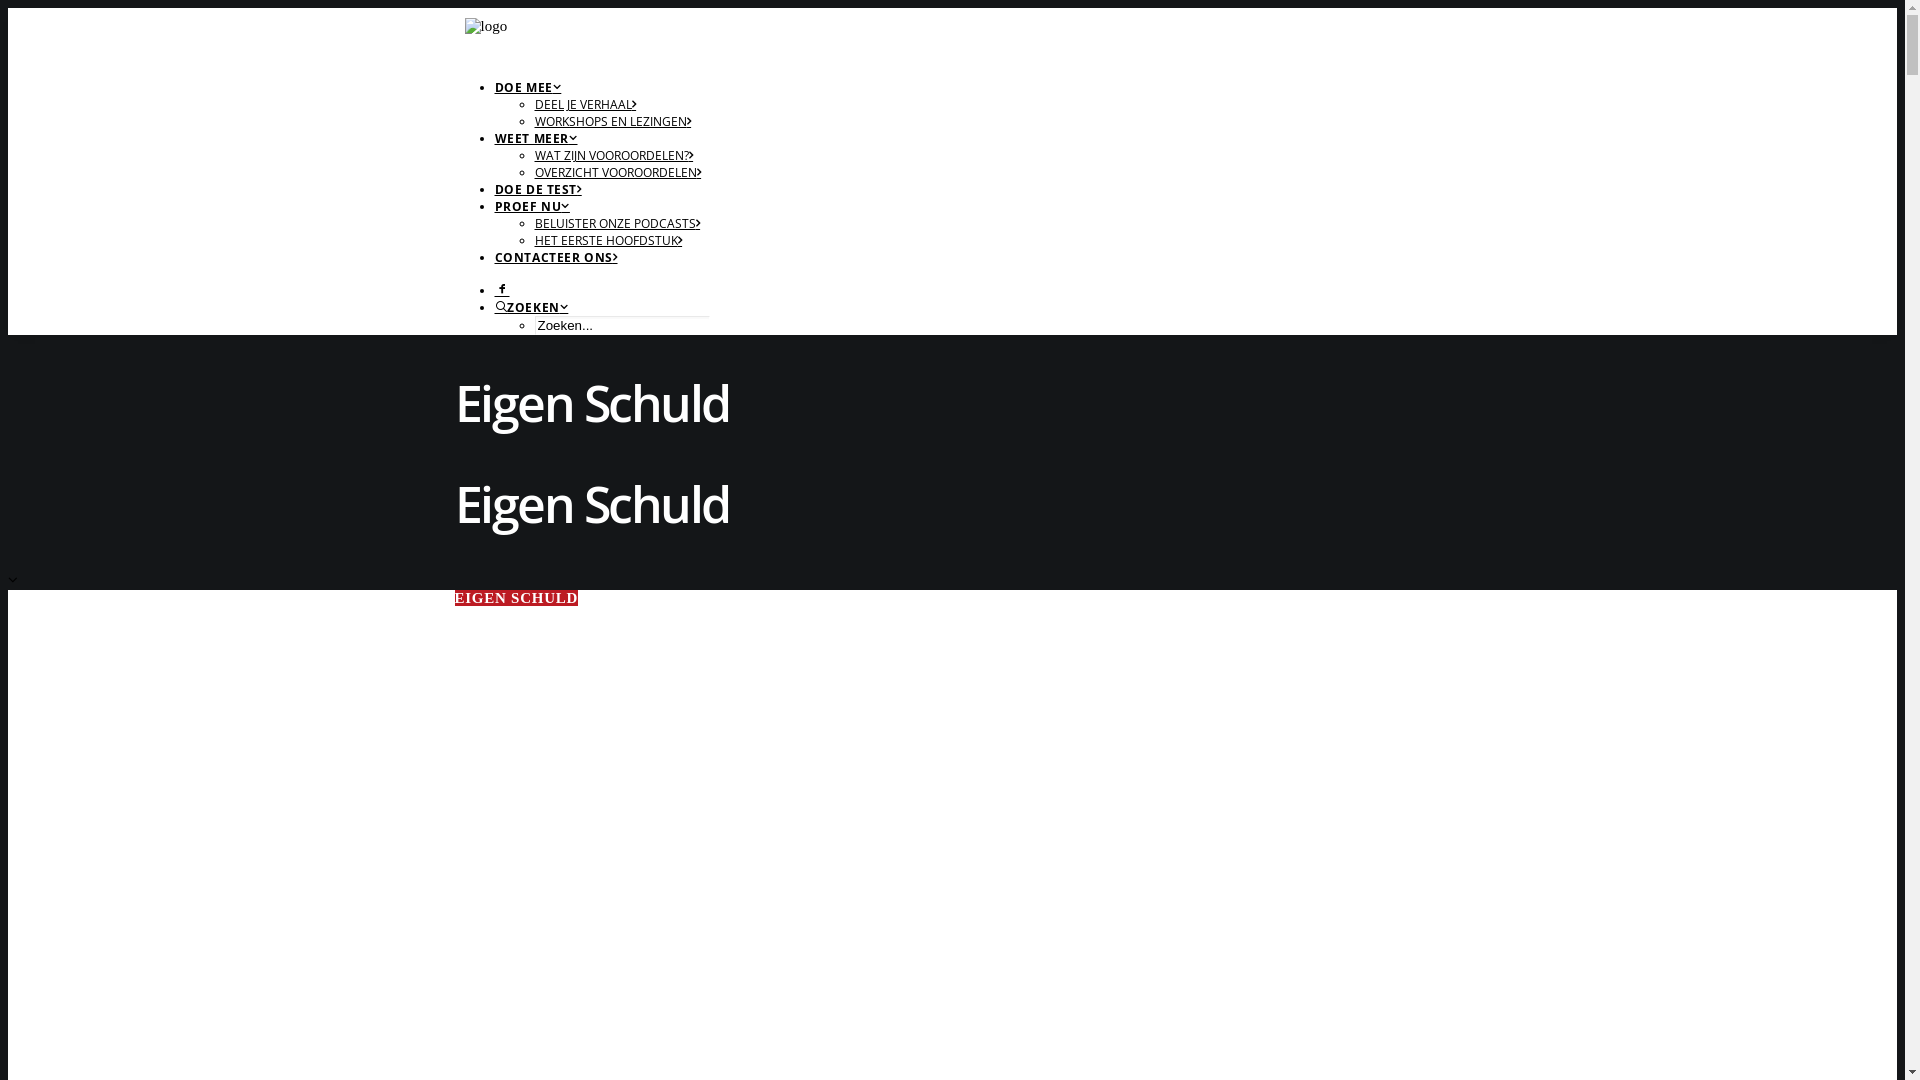  Describe the element at coordinates (48, 80) in the screenshot. I see `'THEMA'S'` at that location.